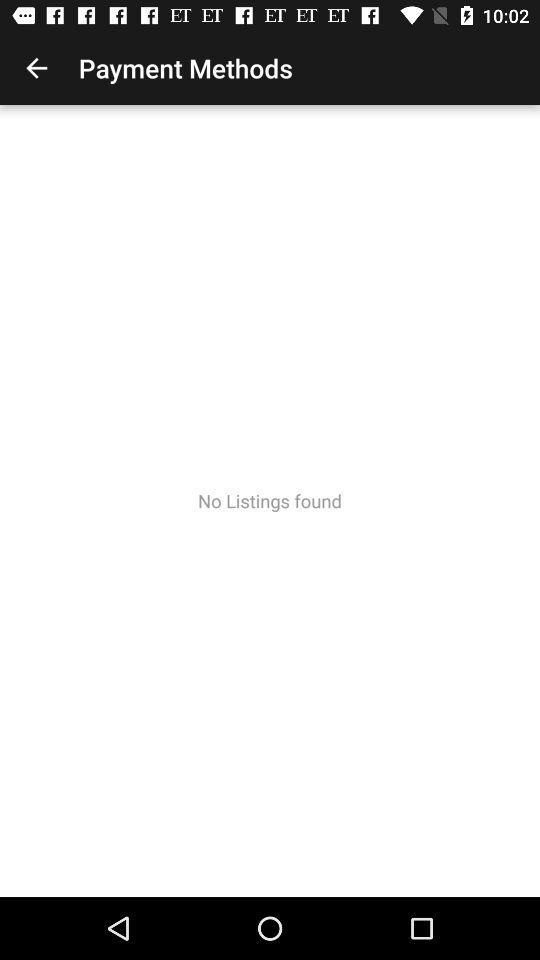 The width and height of the screenshot is (540, 960). I want to click on icon above no listings found item, so click(36, 68).